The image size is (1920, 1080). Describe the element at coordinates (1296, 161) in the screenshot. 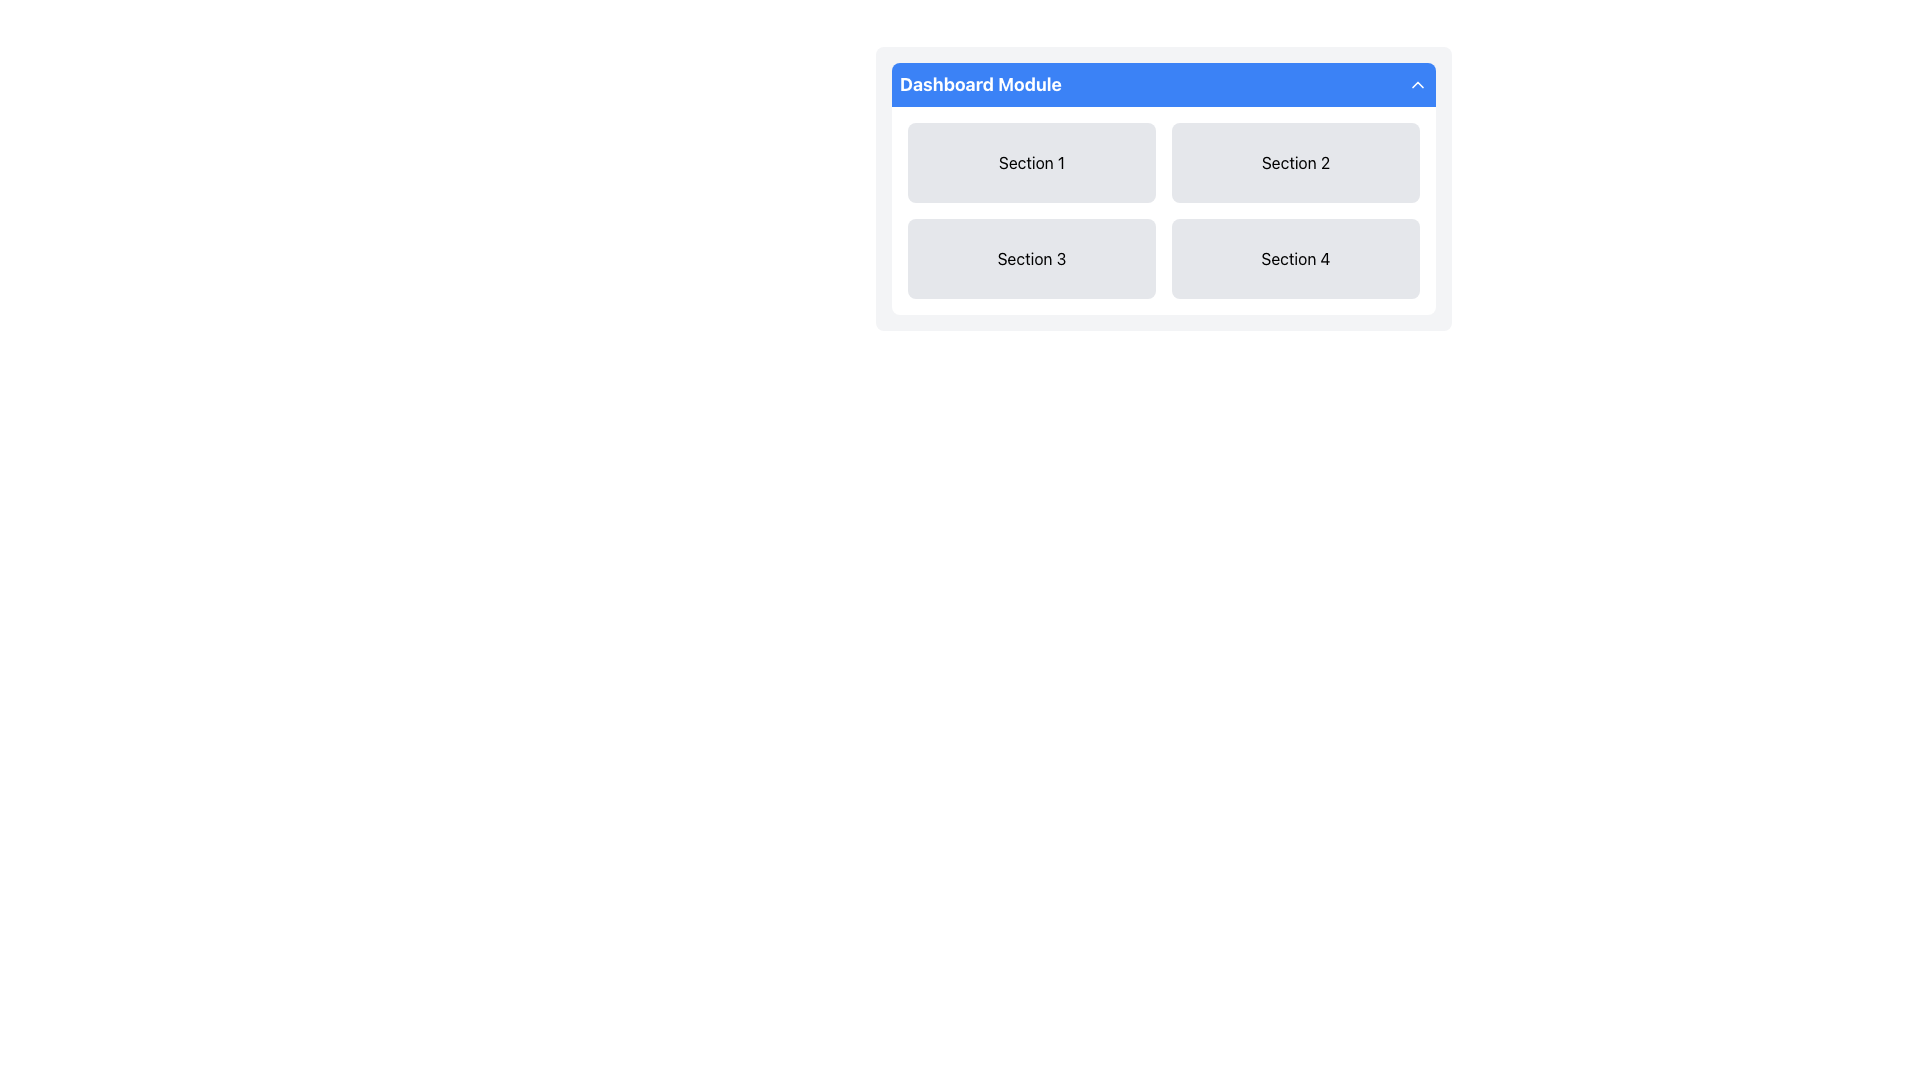

I see `the 'Section 2' static text box located in the top-right corner of the grid` at that location.